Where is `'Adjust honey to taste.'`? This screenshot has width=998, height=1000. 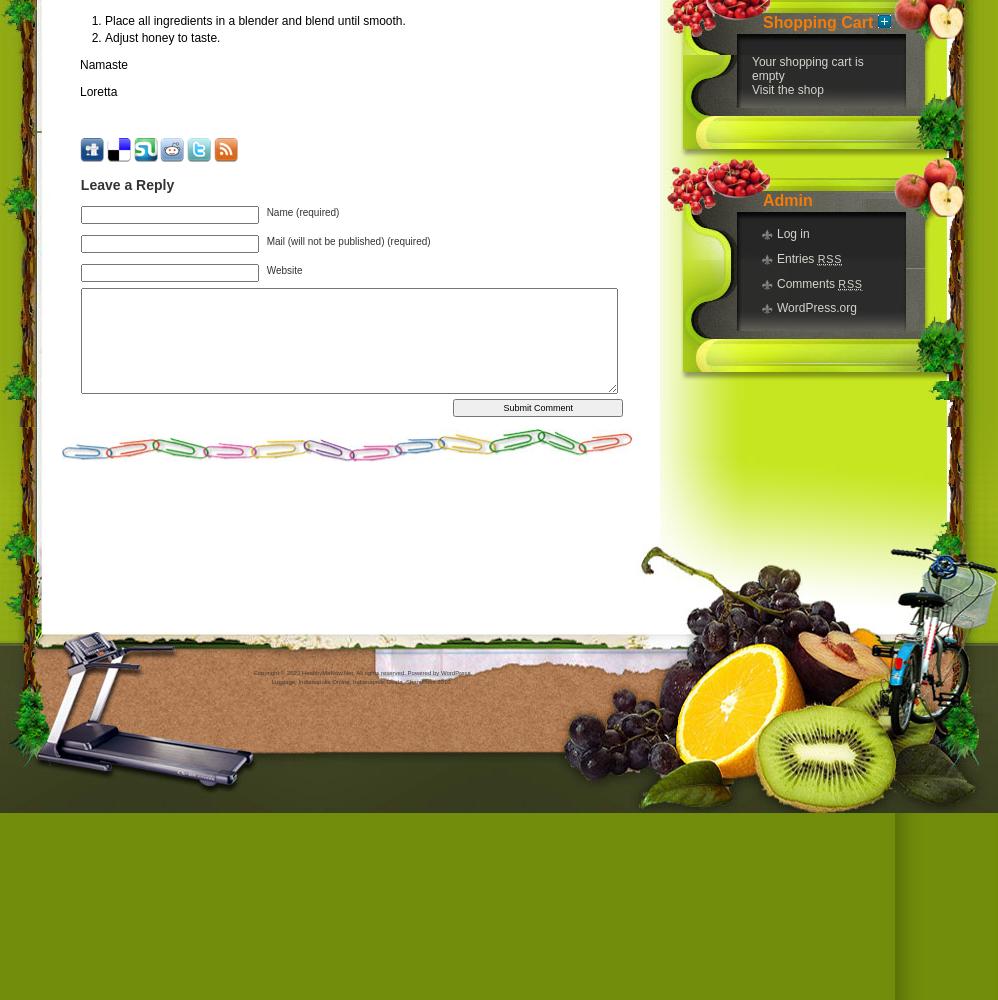 'Adjust honey to taste.' is located at coordinates (161, 38).